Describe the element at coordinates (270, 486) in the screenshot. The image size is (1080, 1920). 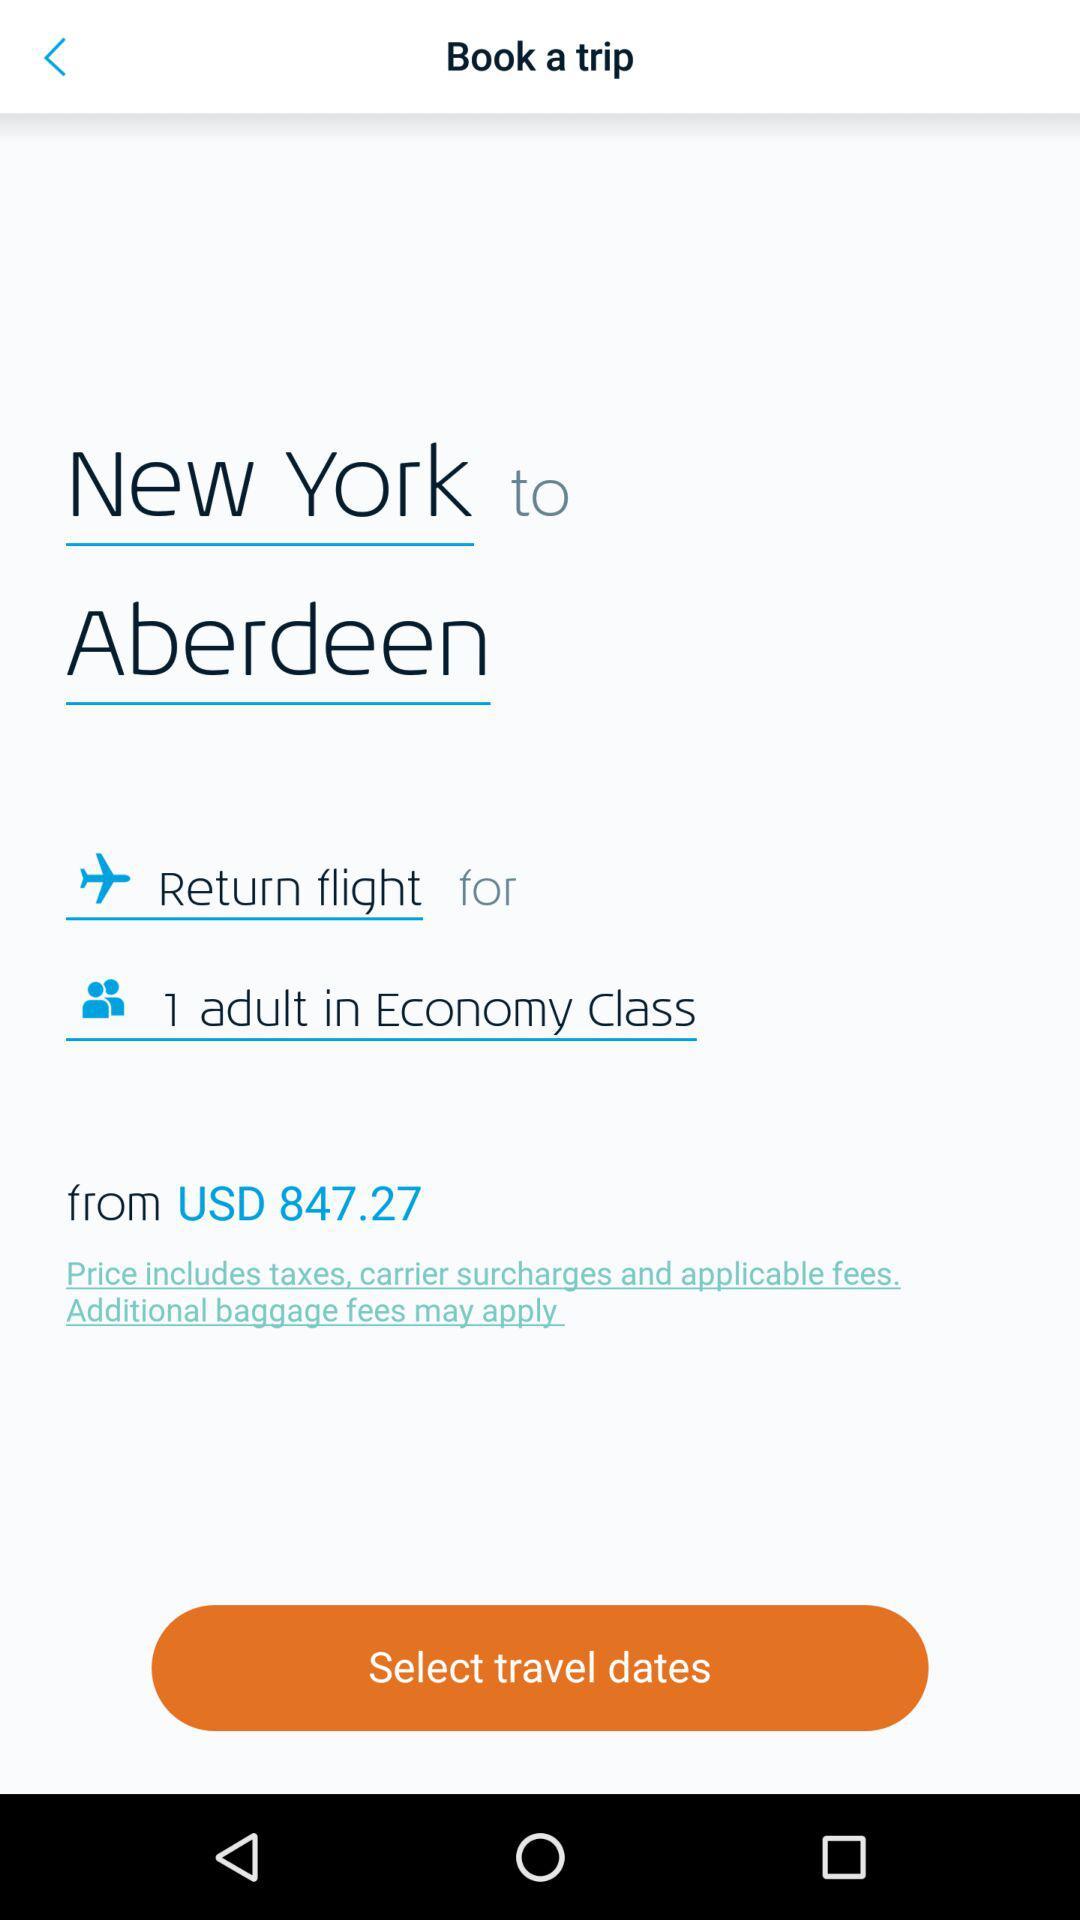
I see `item next to the to icon` at that location.